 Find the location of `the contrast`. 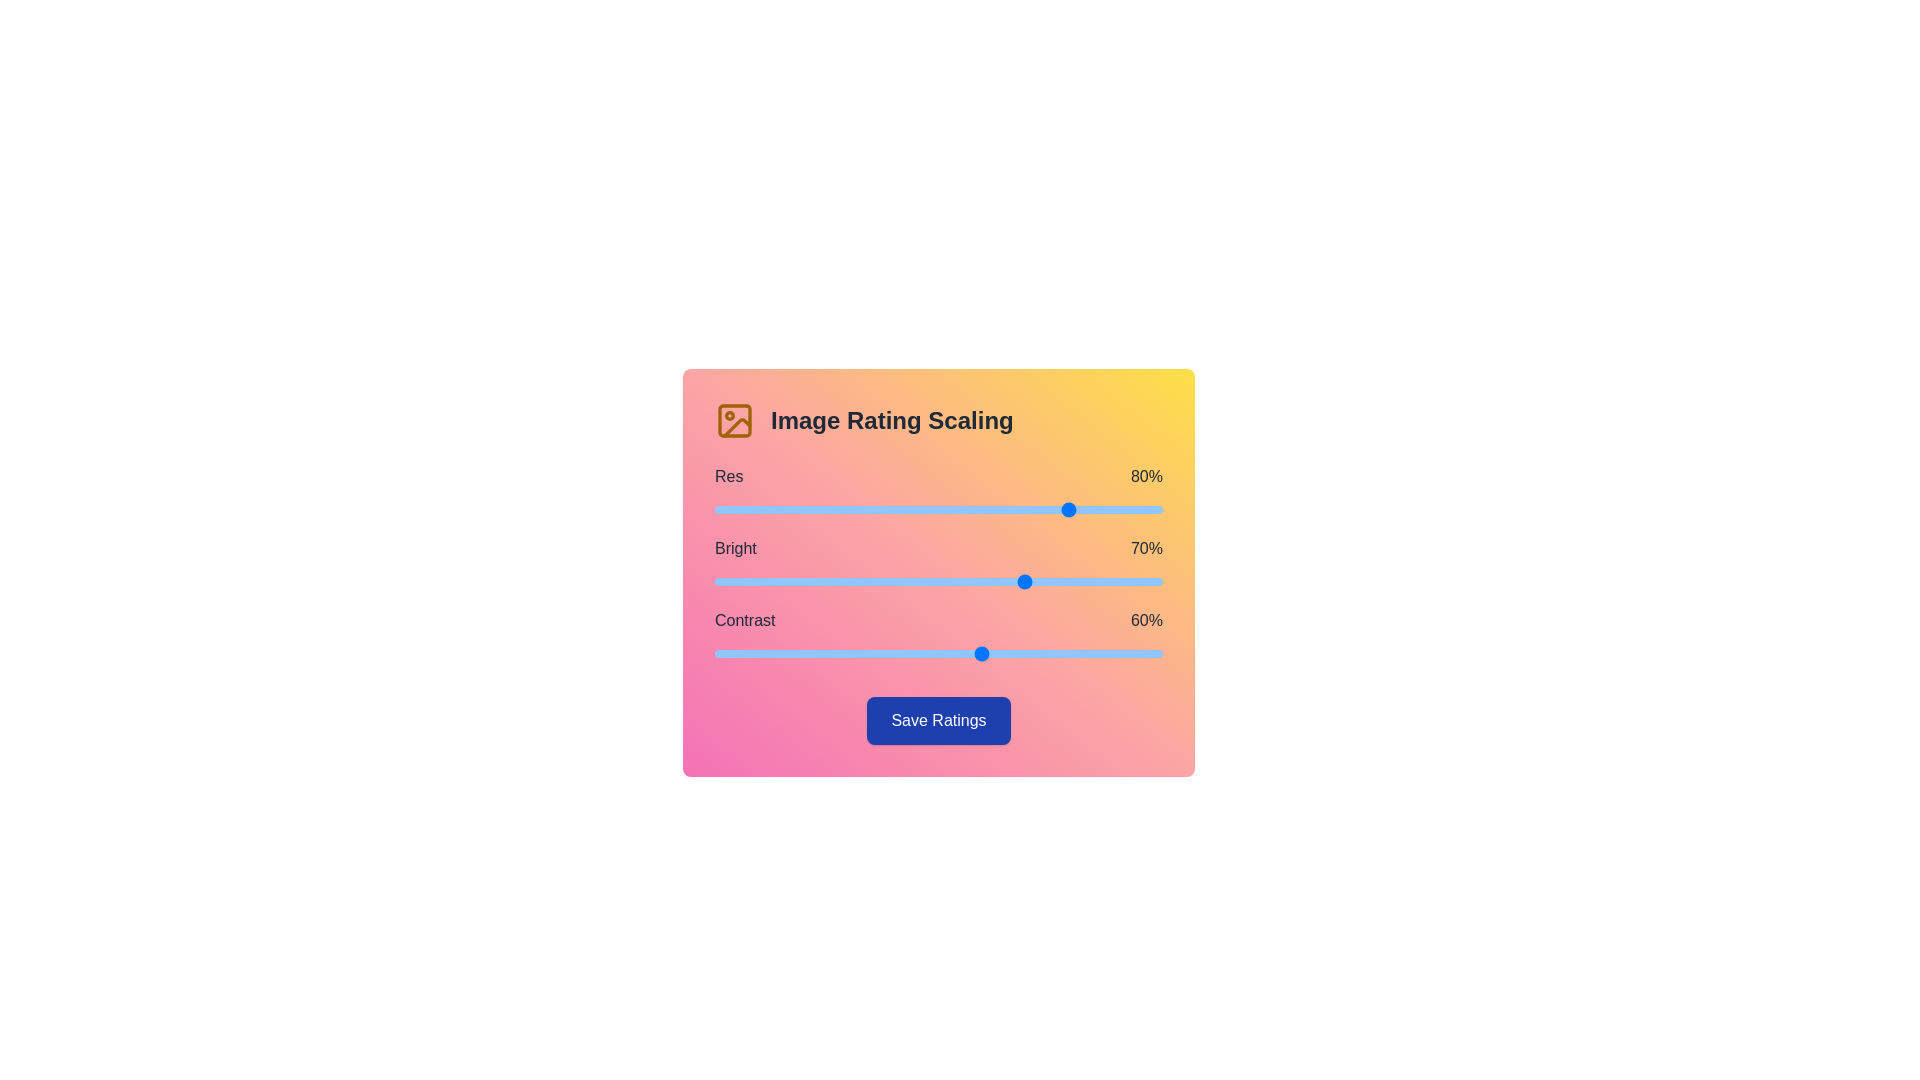

the contrast is located at coordinates (1103, 654).